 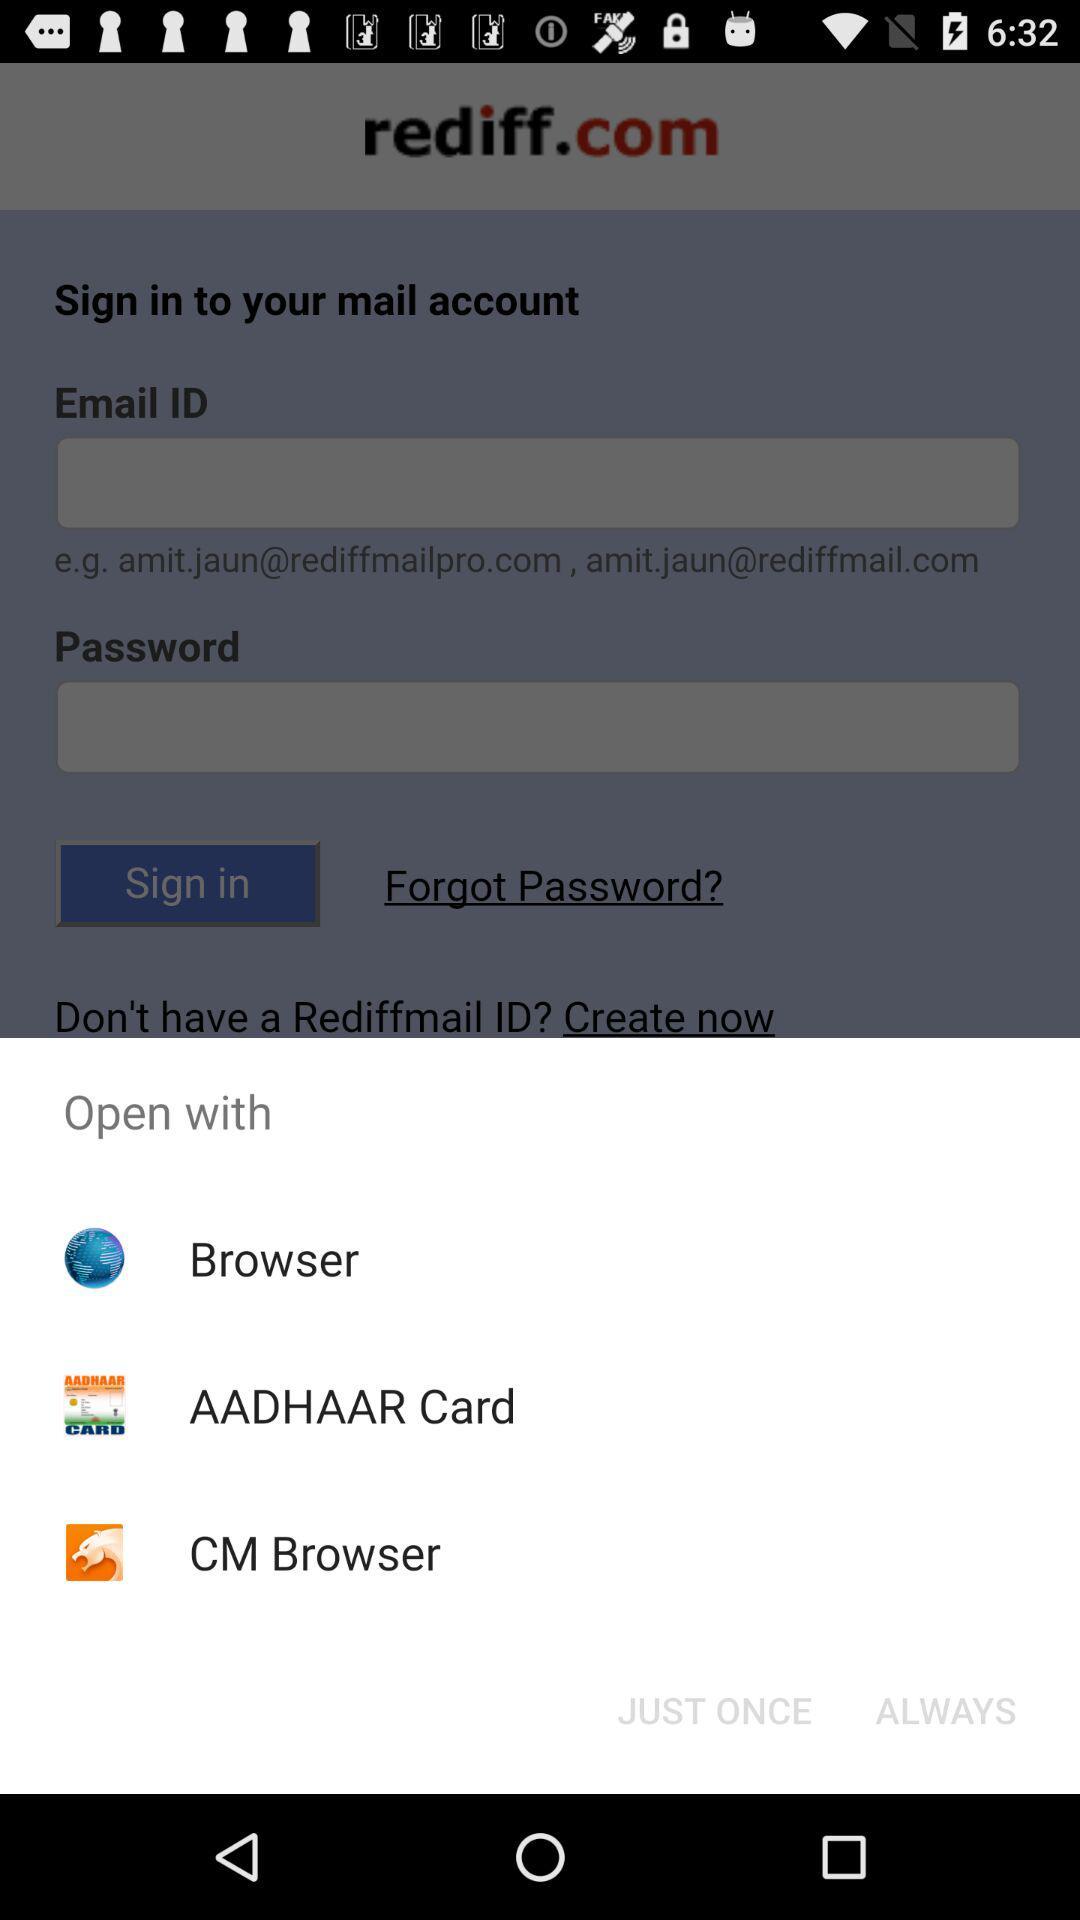 What do you see at coordinates (713, 1708) in the screenshot?
I see `item next to always button` at bounding box center [713, 1708].